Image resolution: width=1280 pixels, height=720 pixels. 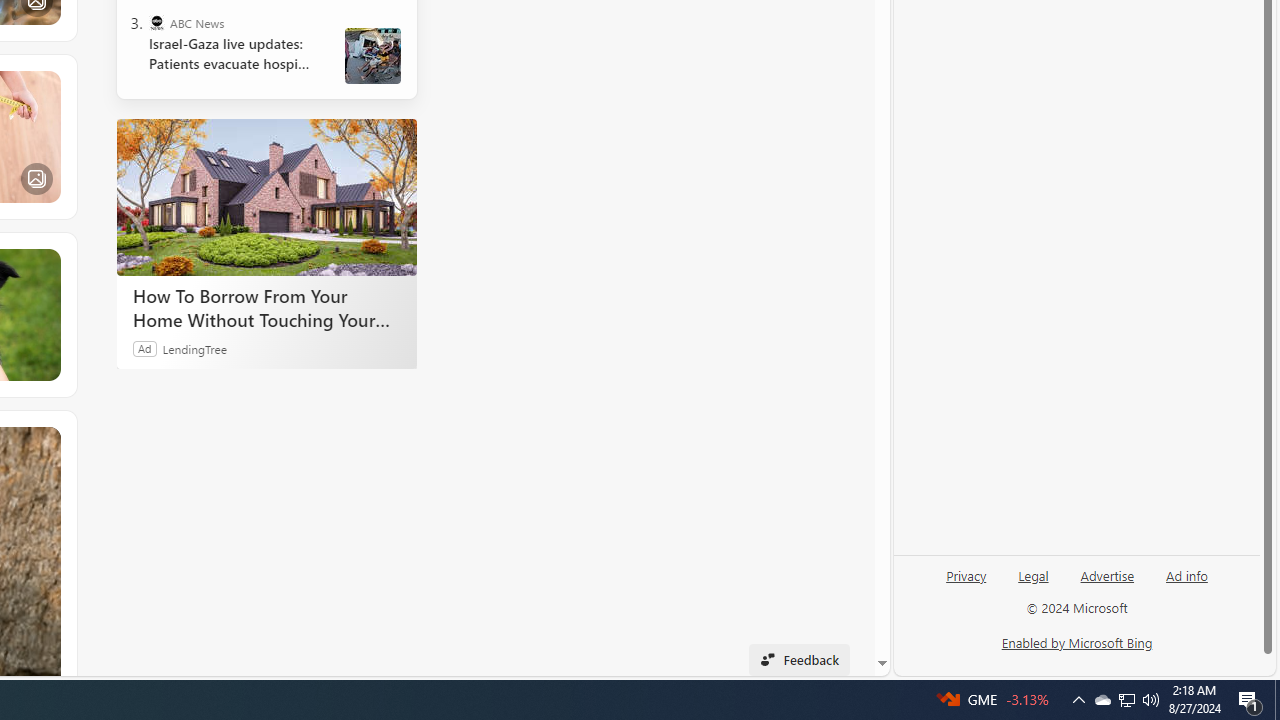 What do you see at coordinates (1033, 574) in the screenshot?
I see `'Legal'` at bounding box center [1033, 574].